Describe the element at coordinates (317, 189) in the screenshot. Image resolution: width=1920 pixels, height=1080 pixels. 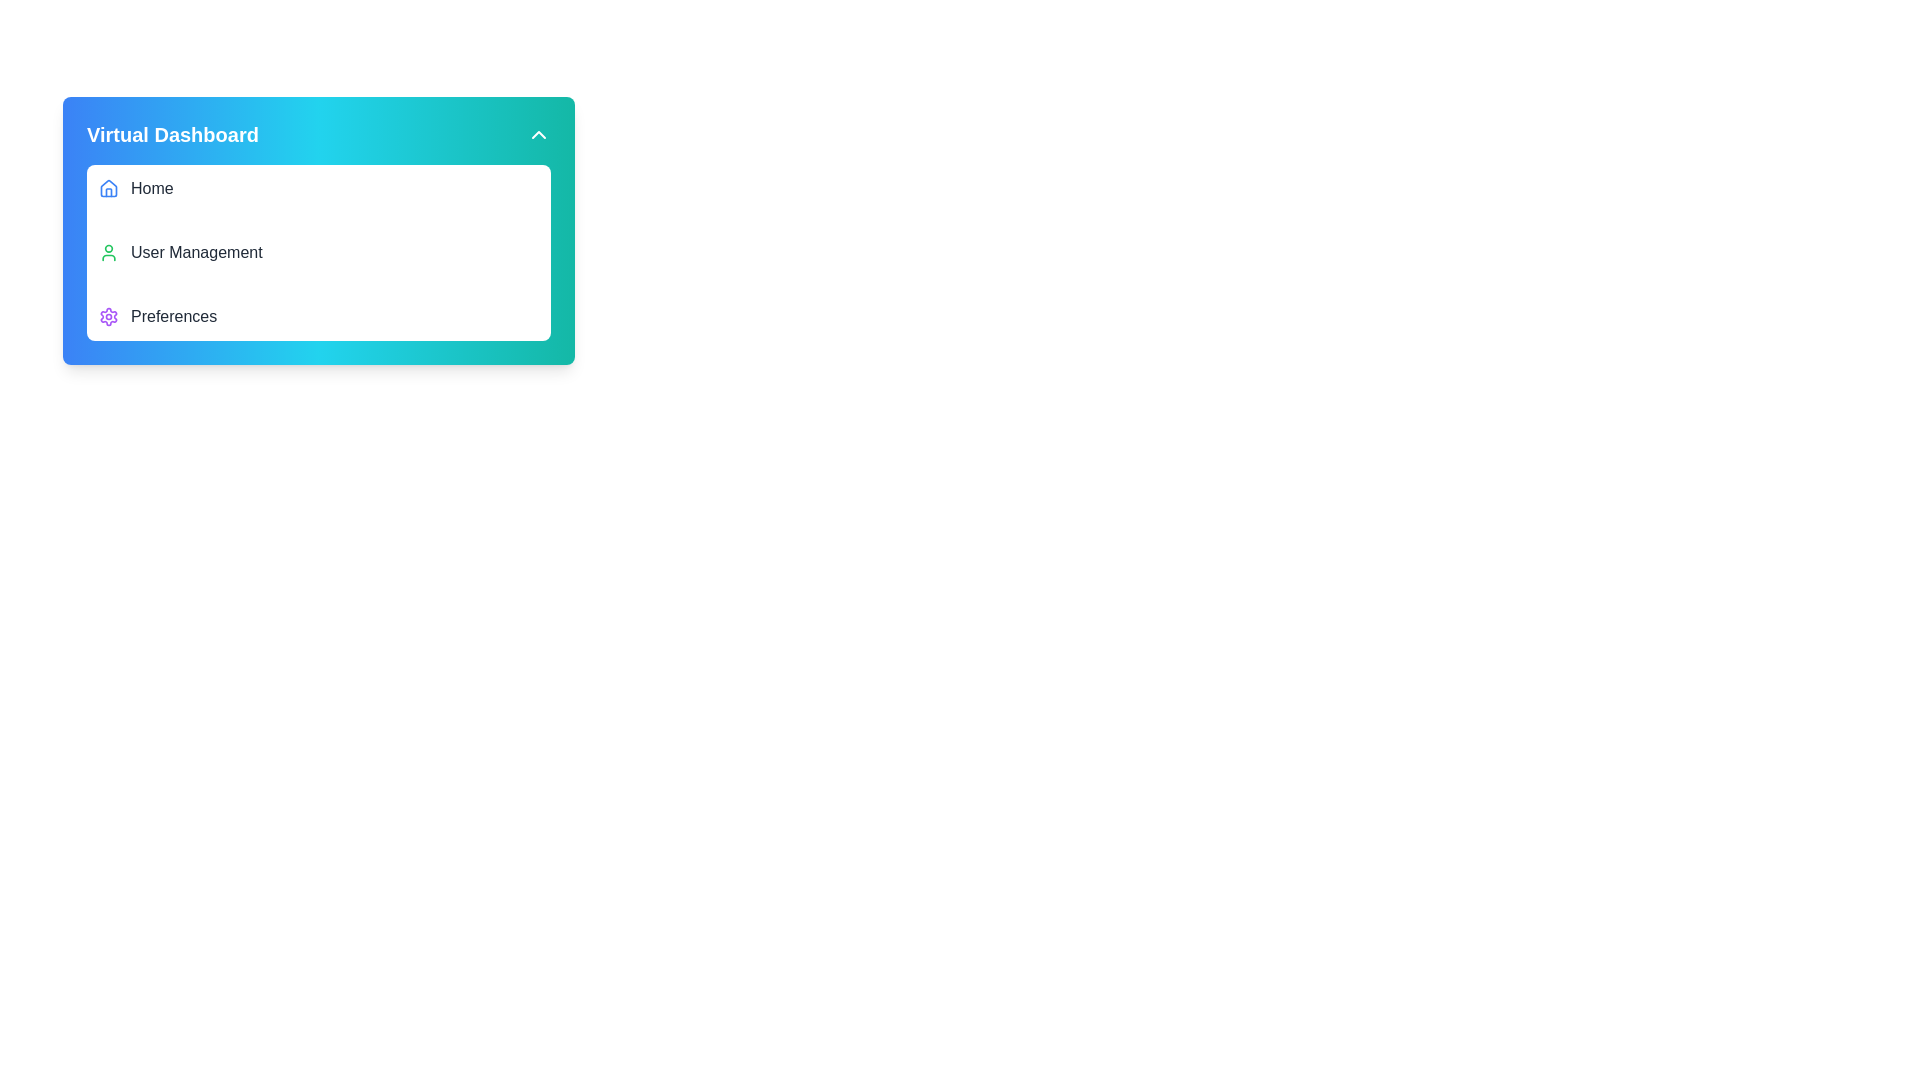
I see `the 'Home' menu item, which is the first entry in the 'Virtual Dashboard' menu` at that location.